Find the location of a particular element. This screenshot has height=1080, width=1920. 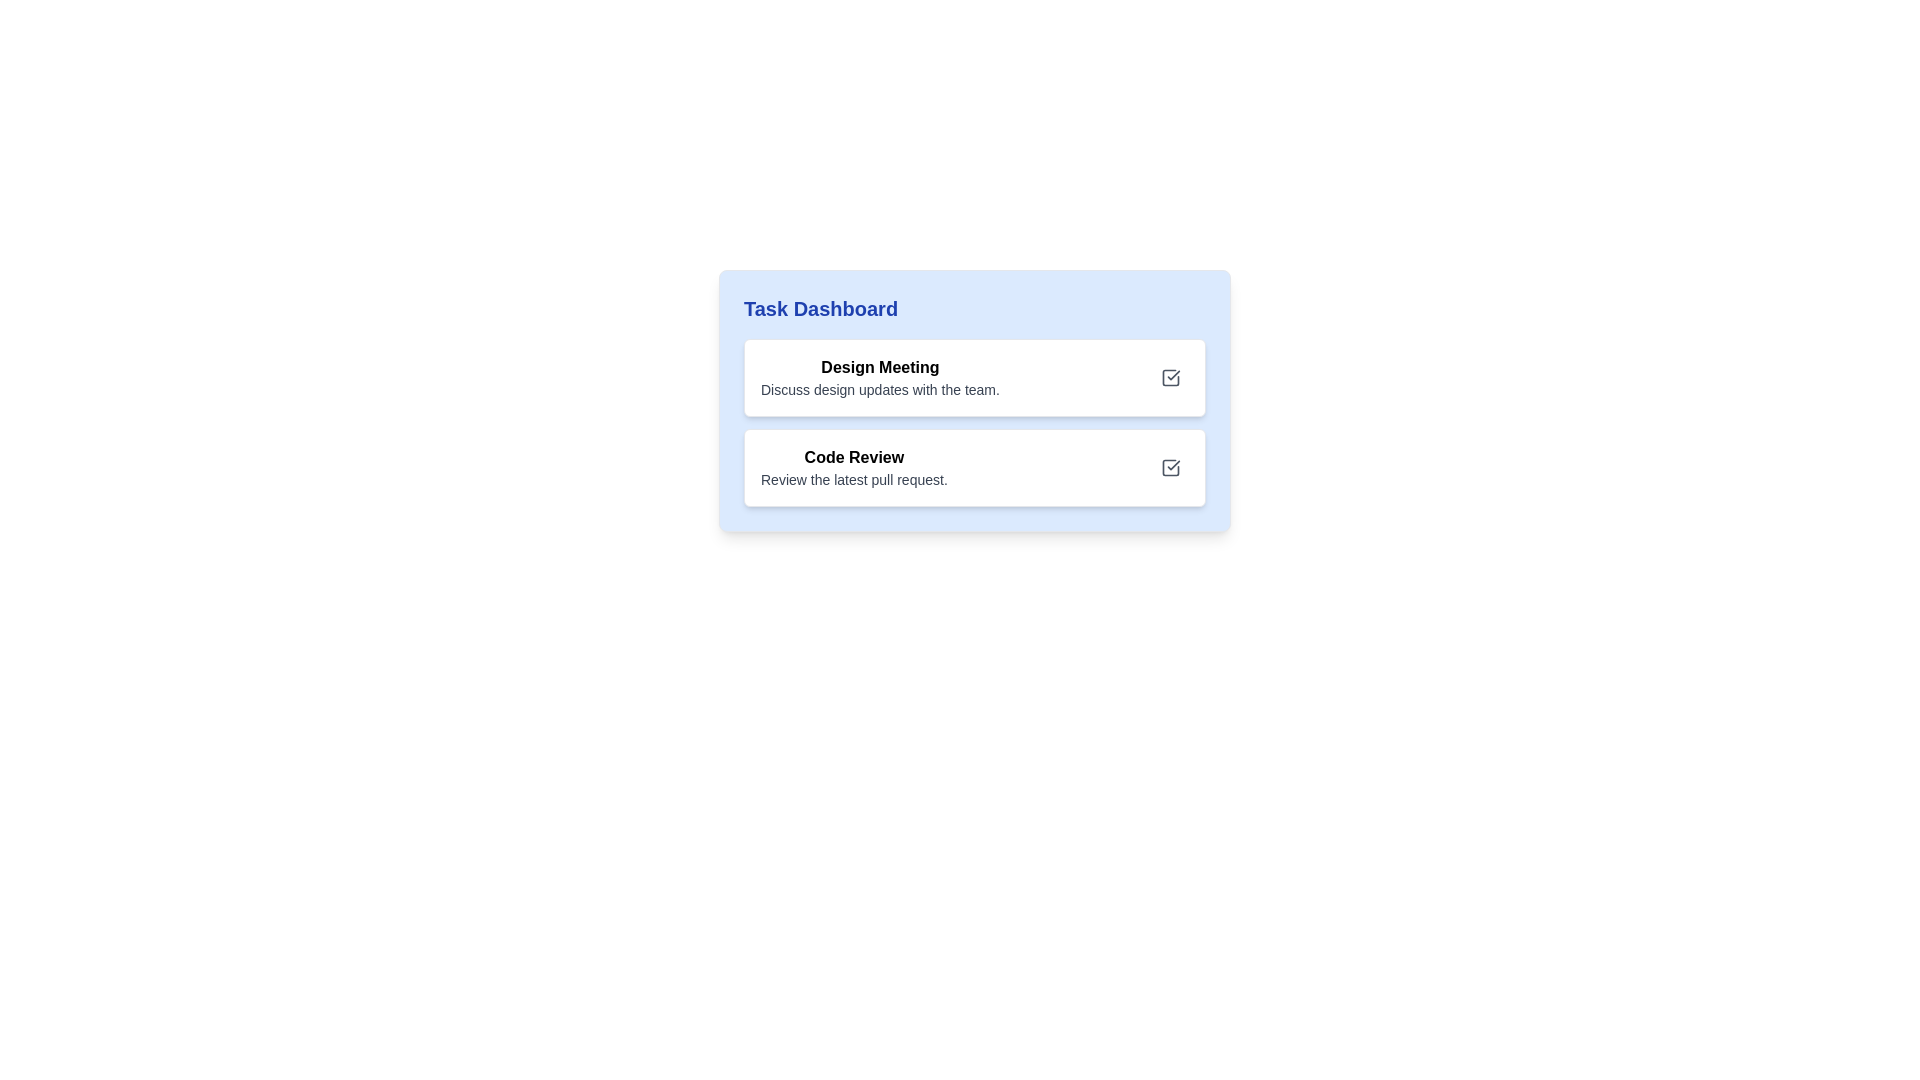

text segment that says 'Review the latest pull request.' which is styled in gray and located directly beneath the 'Code Review' title is located at coordinates (854, 479).